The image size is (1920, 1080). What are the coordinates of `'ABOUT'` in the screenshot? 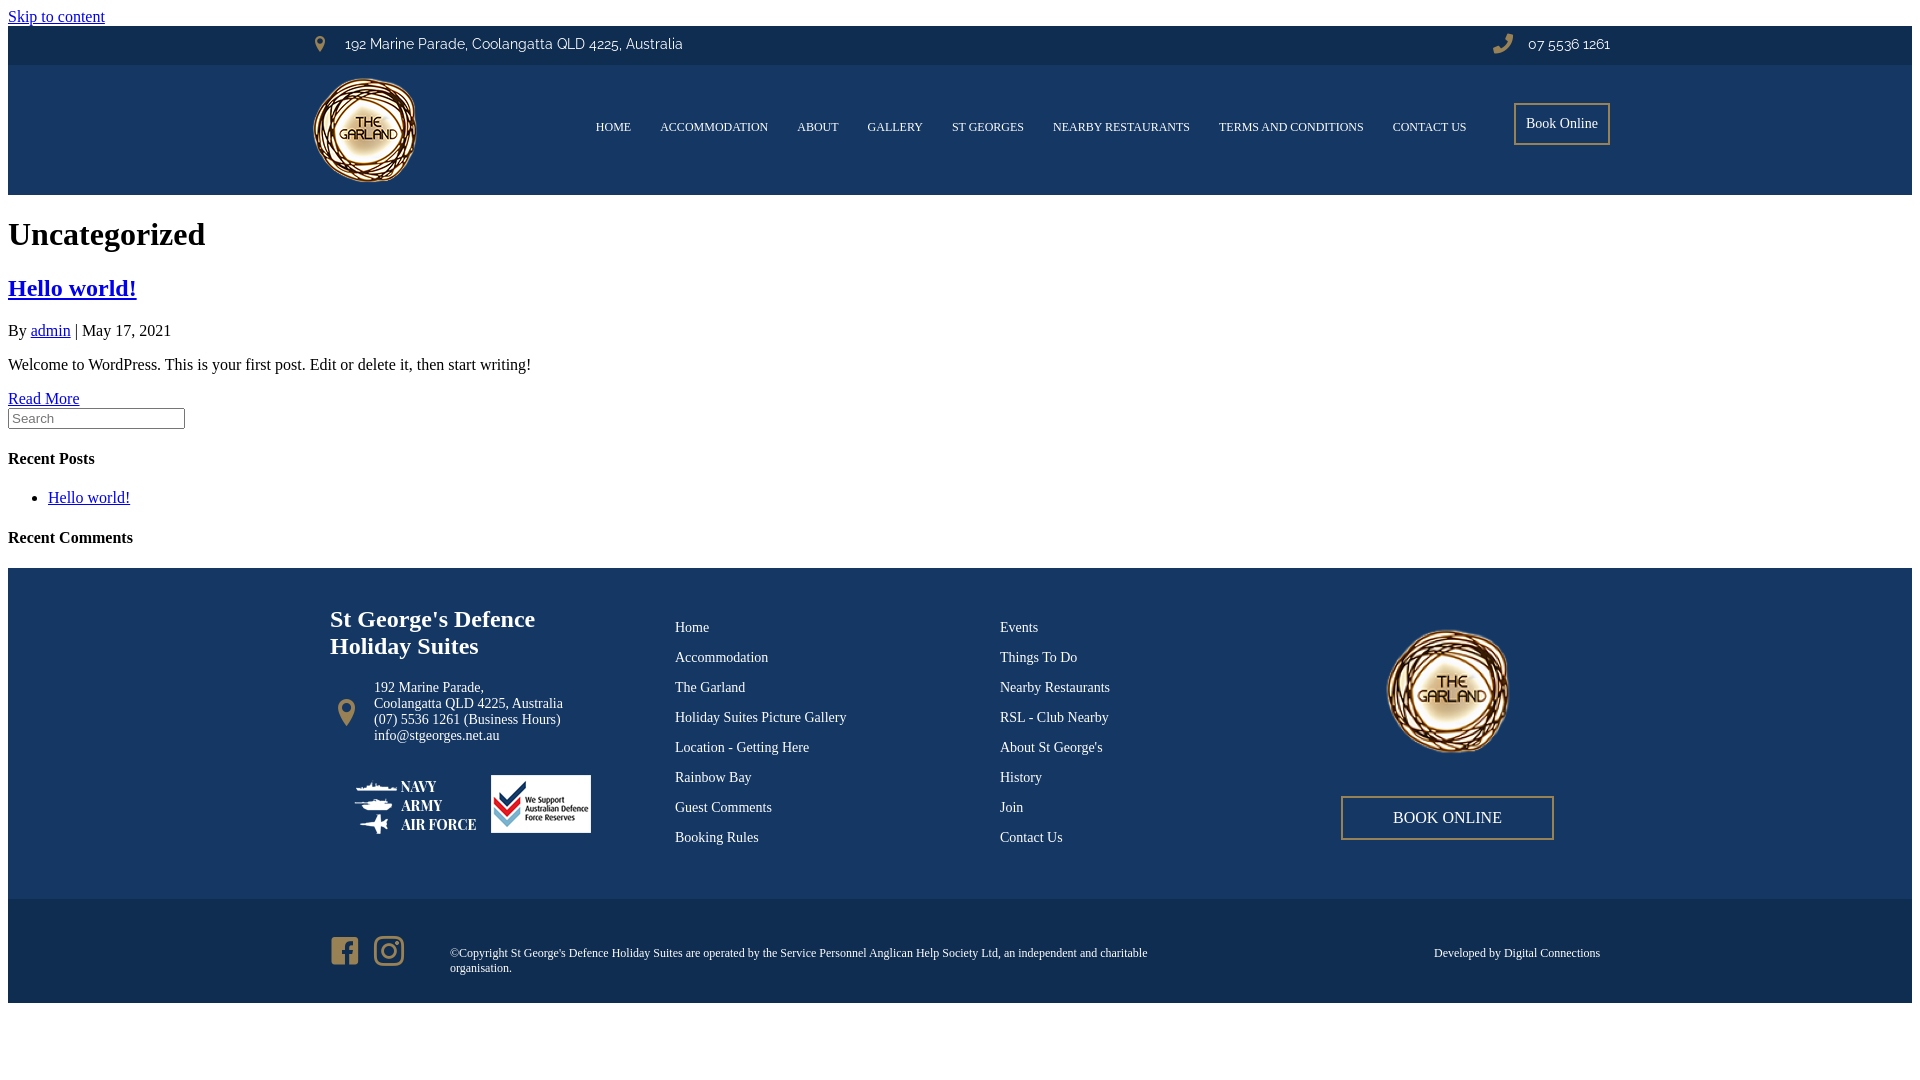 It's located at (781, 127).